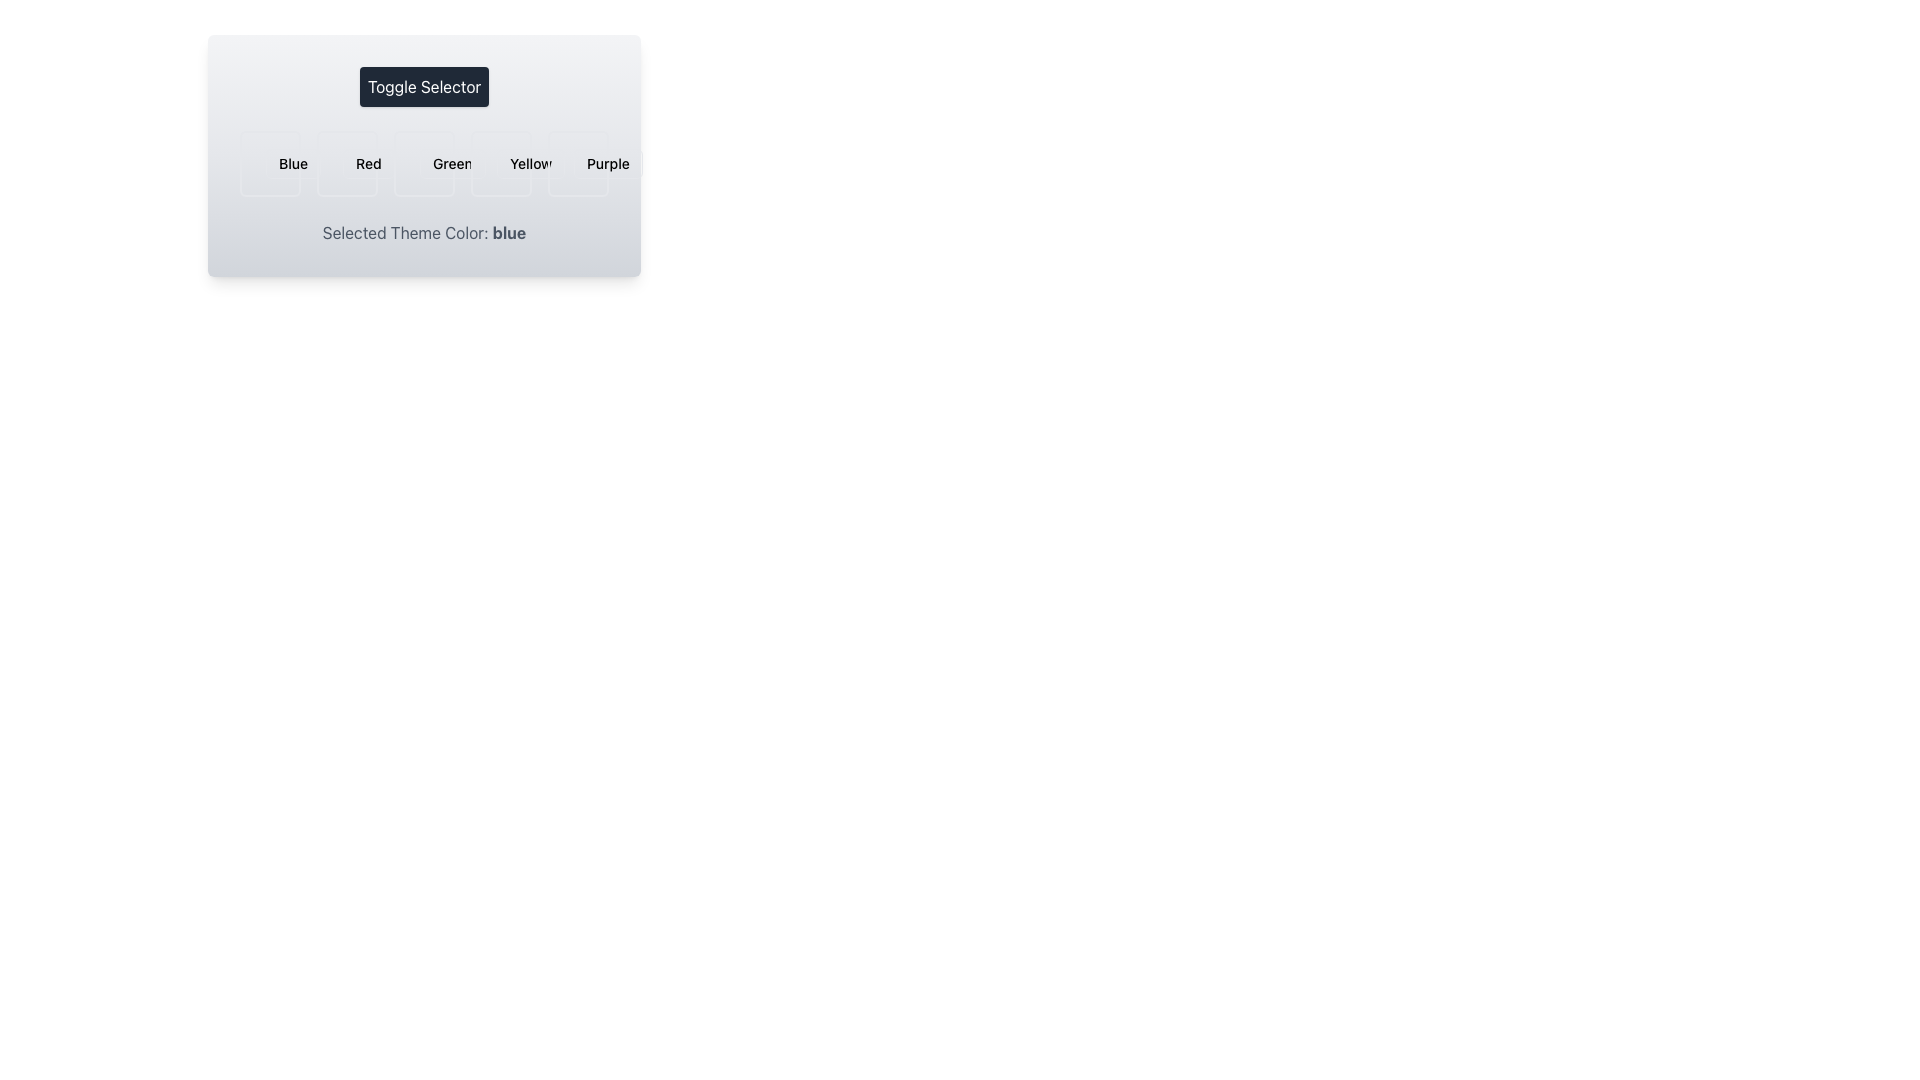 This screenshot has width=1920, height=1080. Describe the element at coordinates (423, 154) in the screenshot. I see `the color option within the Toggle Selector widget` at that location.